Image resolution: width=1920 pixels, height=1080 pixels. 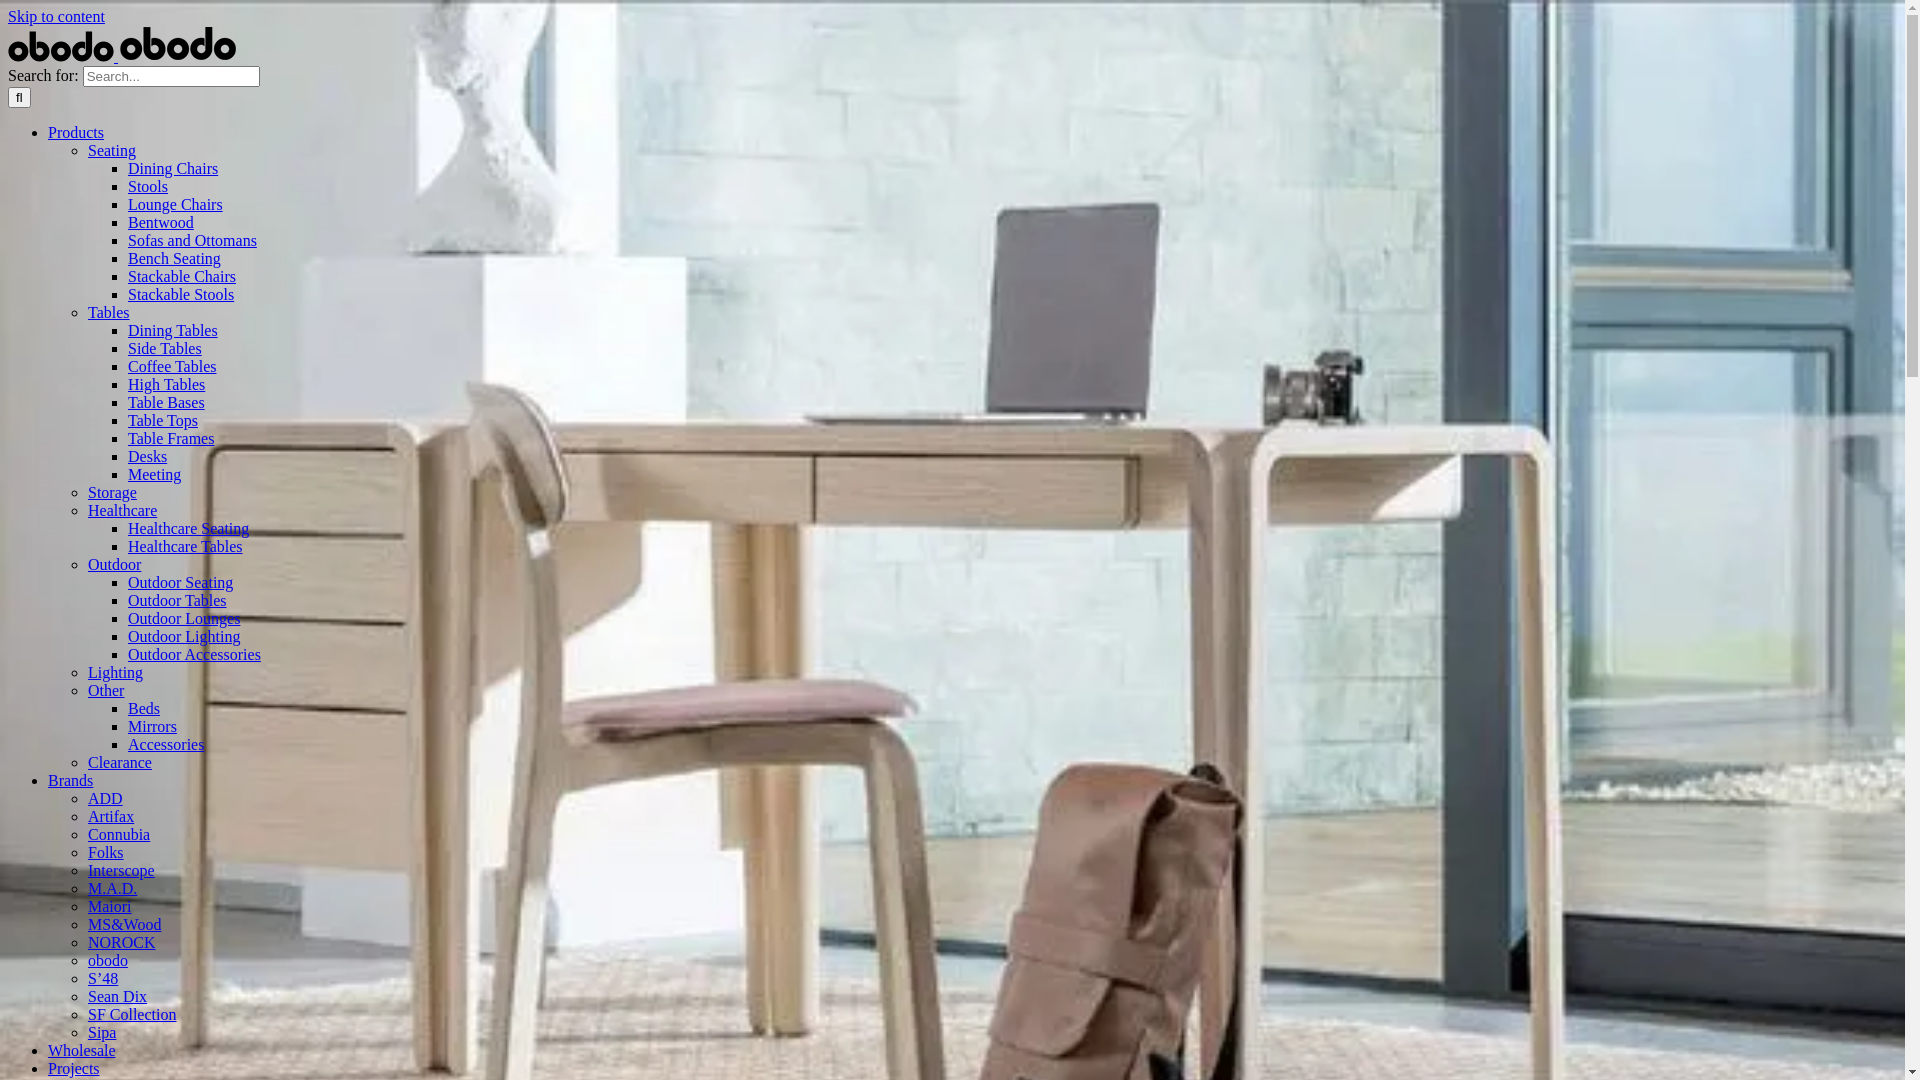 What do you see at coordinates (147, 186) in the screenshot?
I see `'Stools'` at bounding box center [147, 186].